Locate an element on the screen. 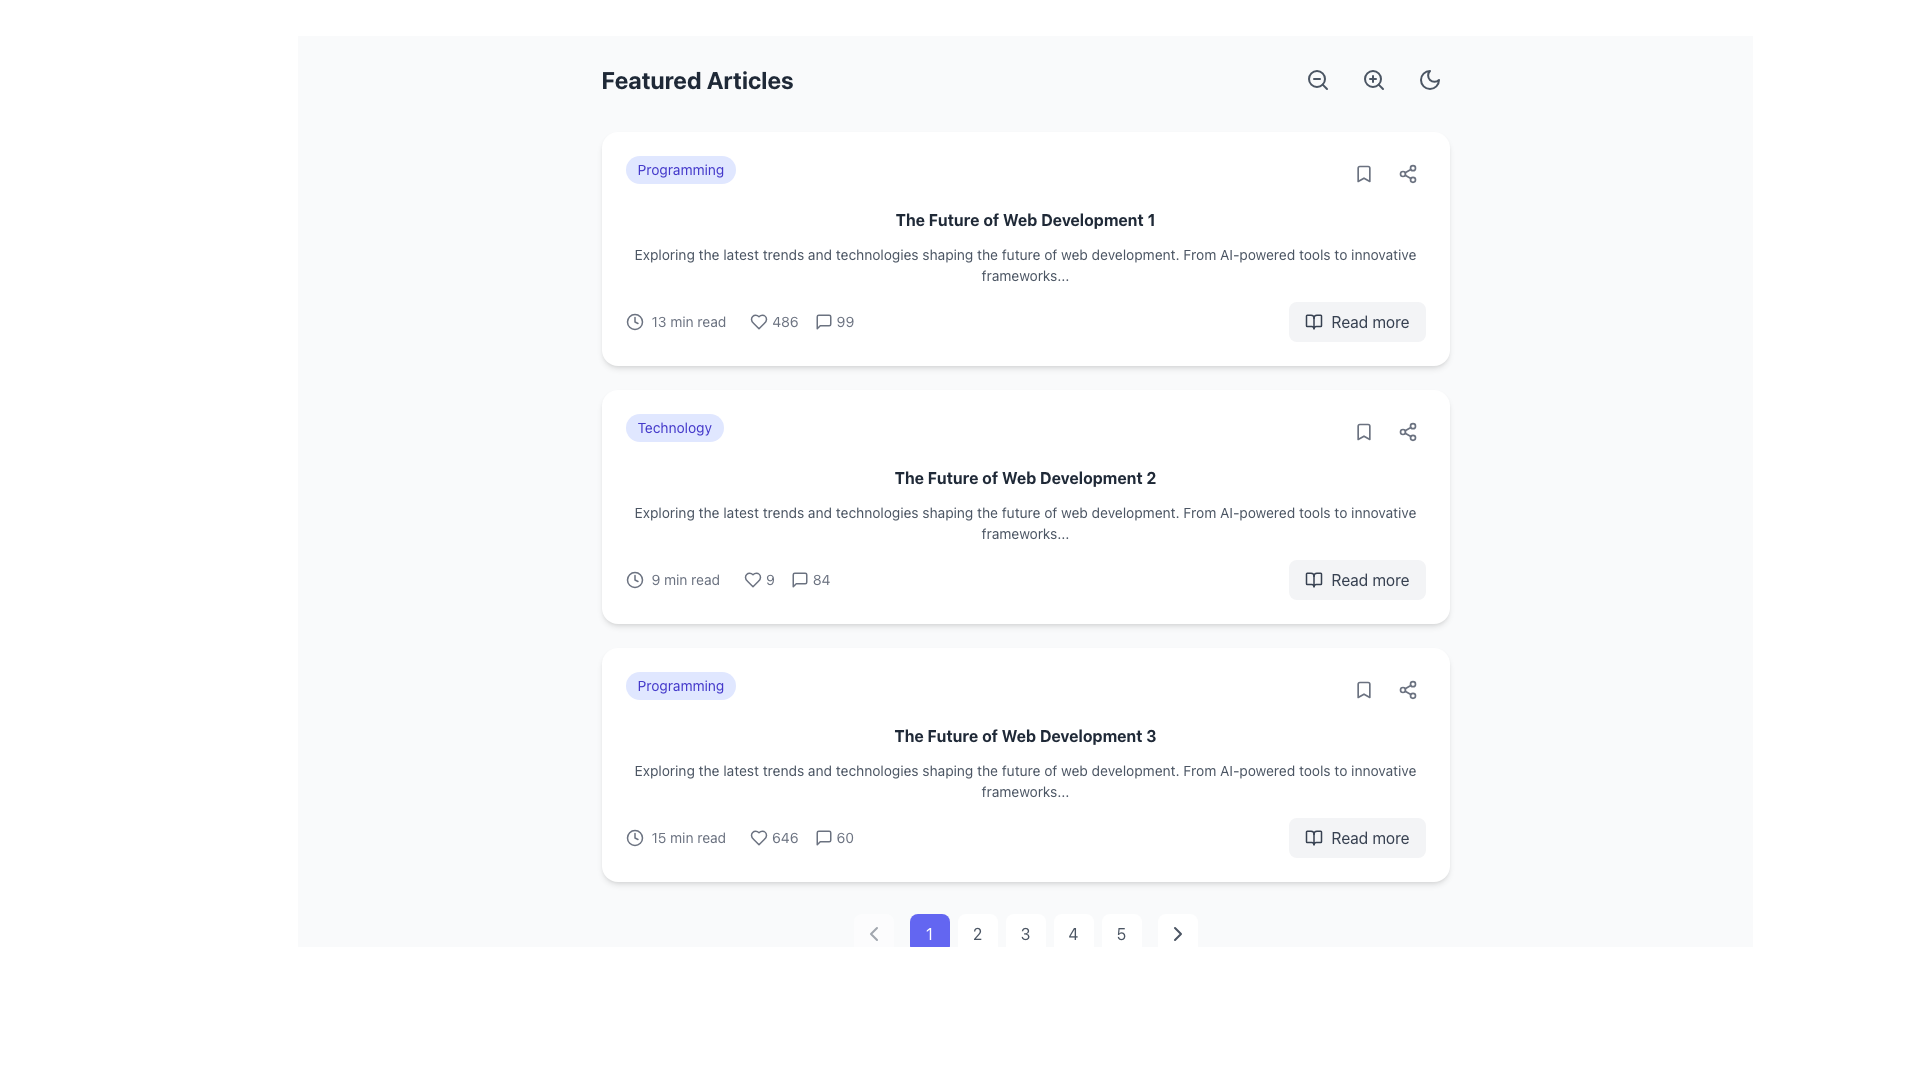 The height and width of the screenshot is (1080, 1920). the numerical indicator '60' accompanied by a message icon, which is the last element in a row layout that includes another numerical indicator '646' and a heart icon is located at coordinates (834, 837).